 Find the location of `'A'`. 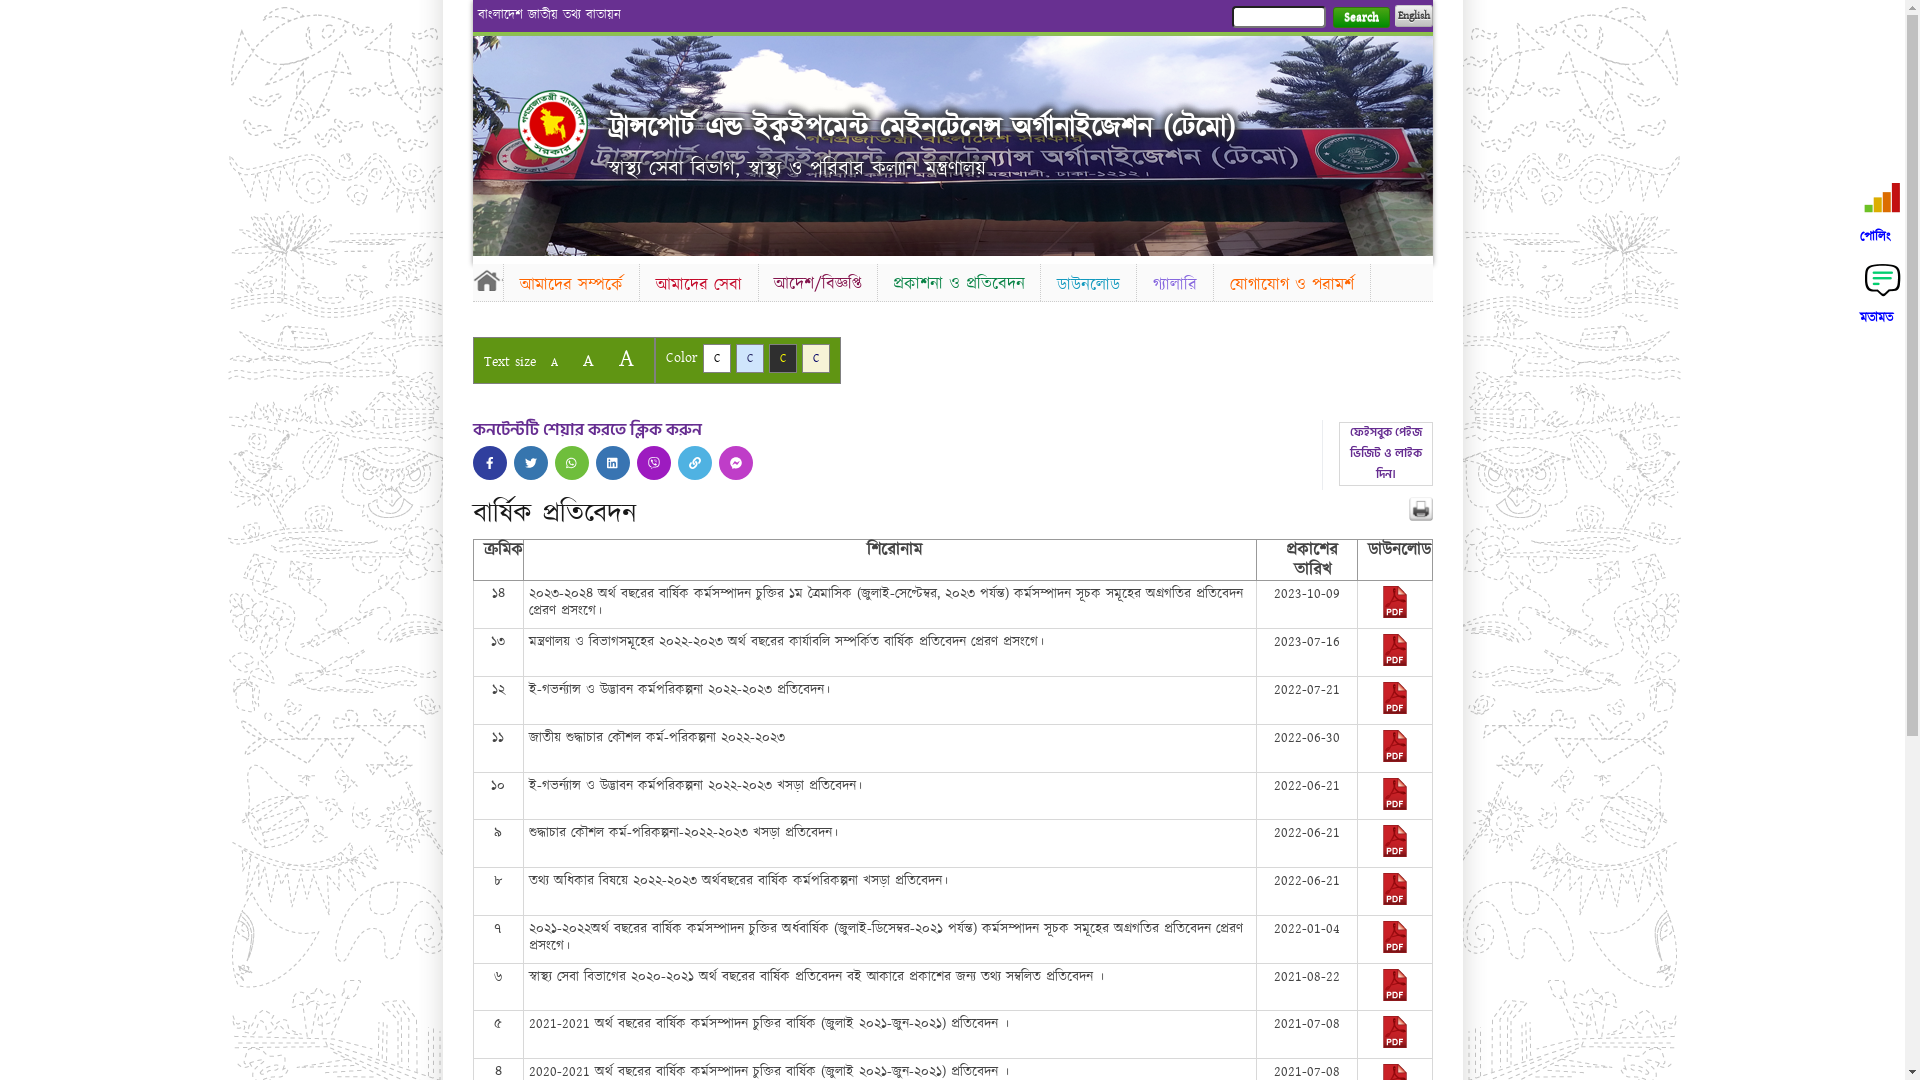

'A' is located at coordinates (553, 362).